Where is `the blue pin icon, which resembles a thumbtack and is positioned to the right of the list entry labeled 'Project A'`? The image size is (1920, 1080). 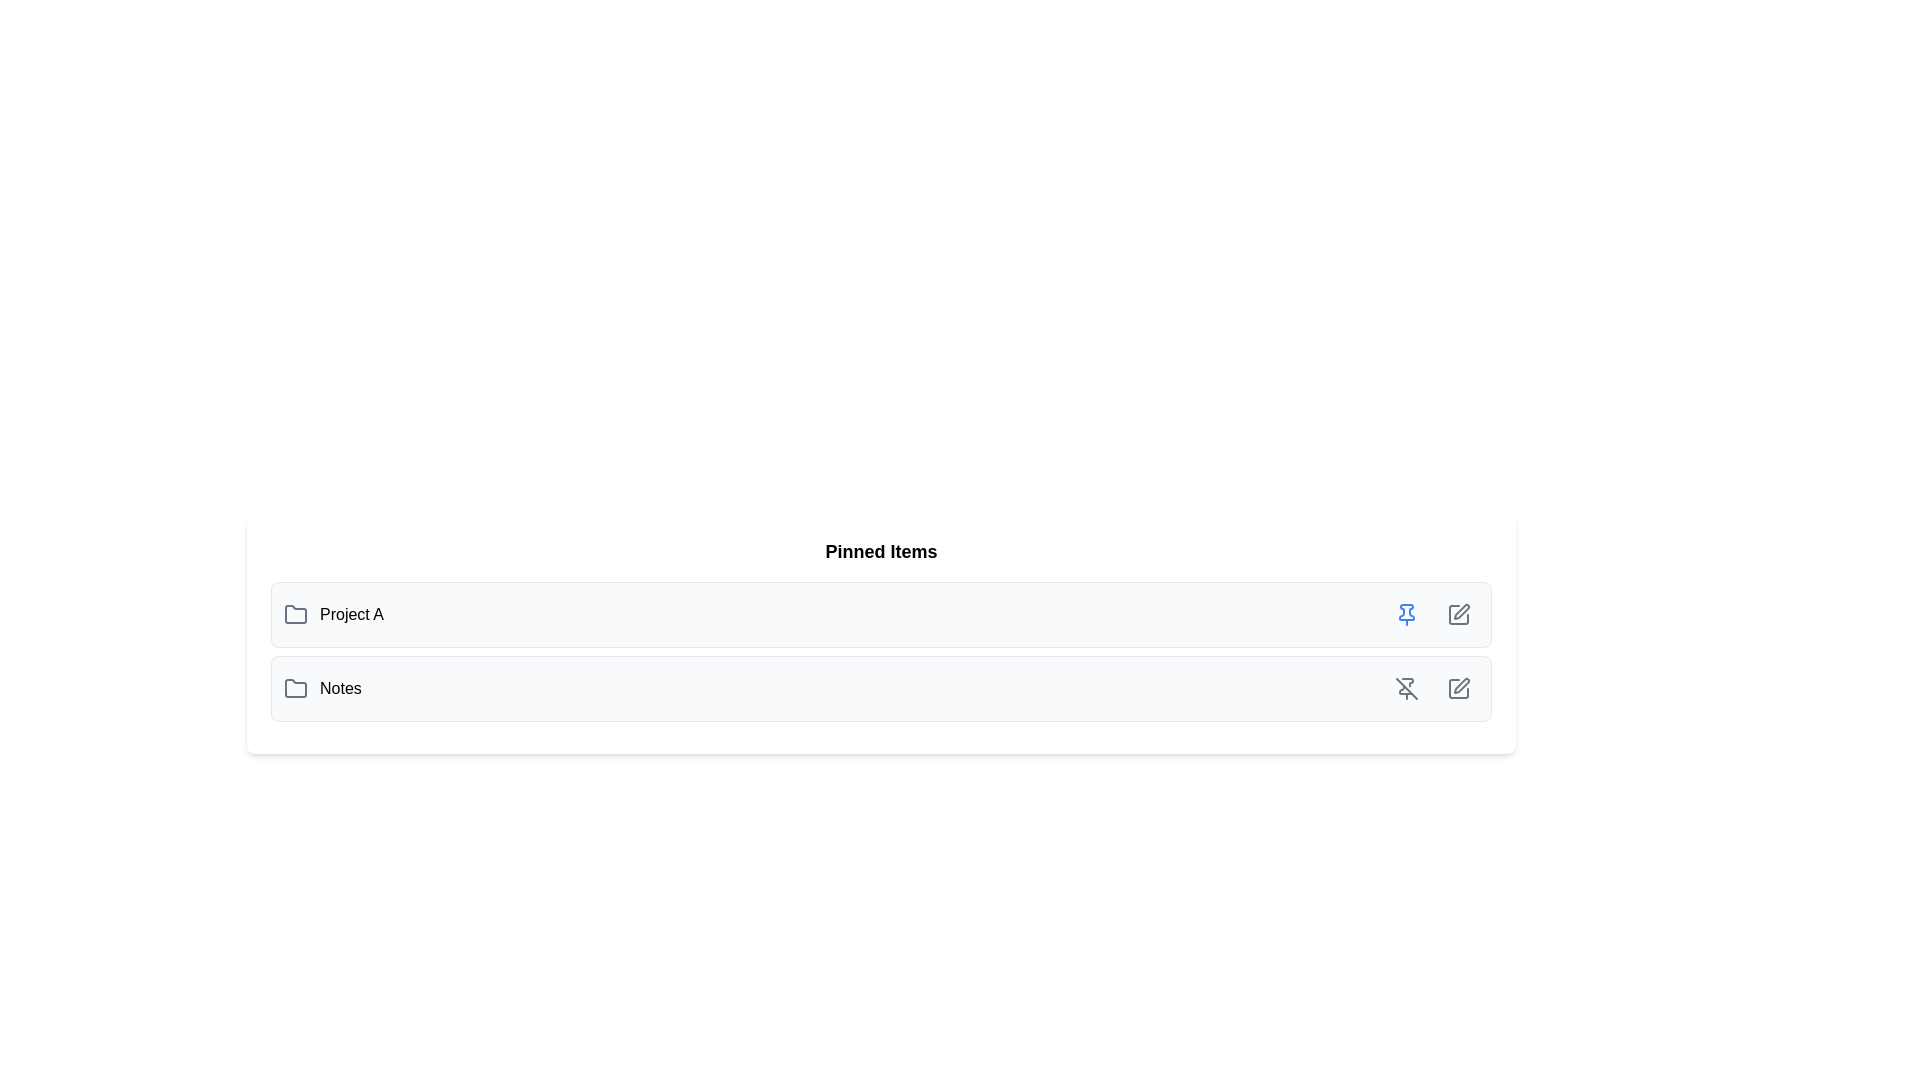 the blue pin icon, which resembles a thumbtack and is positioned to the right of the list entry labeled 'Project A' is located at coordinates (1405, 613).